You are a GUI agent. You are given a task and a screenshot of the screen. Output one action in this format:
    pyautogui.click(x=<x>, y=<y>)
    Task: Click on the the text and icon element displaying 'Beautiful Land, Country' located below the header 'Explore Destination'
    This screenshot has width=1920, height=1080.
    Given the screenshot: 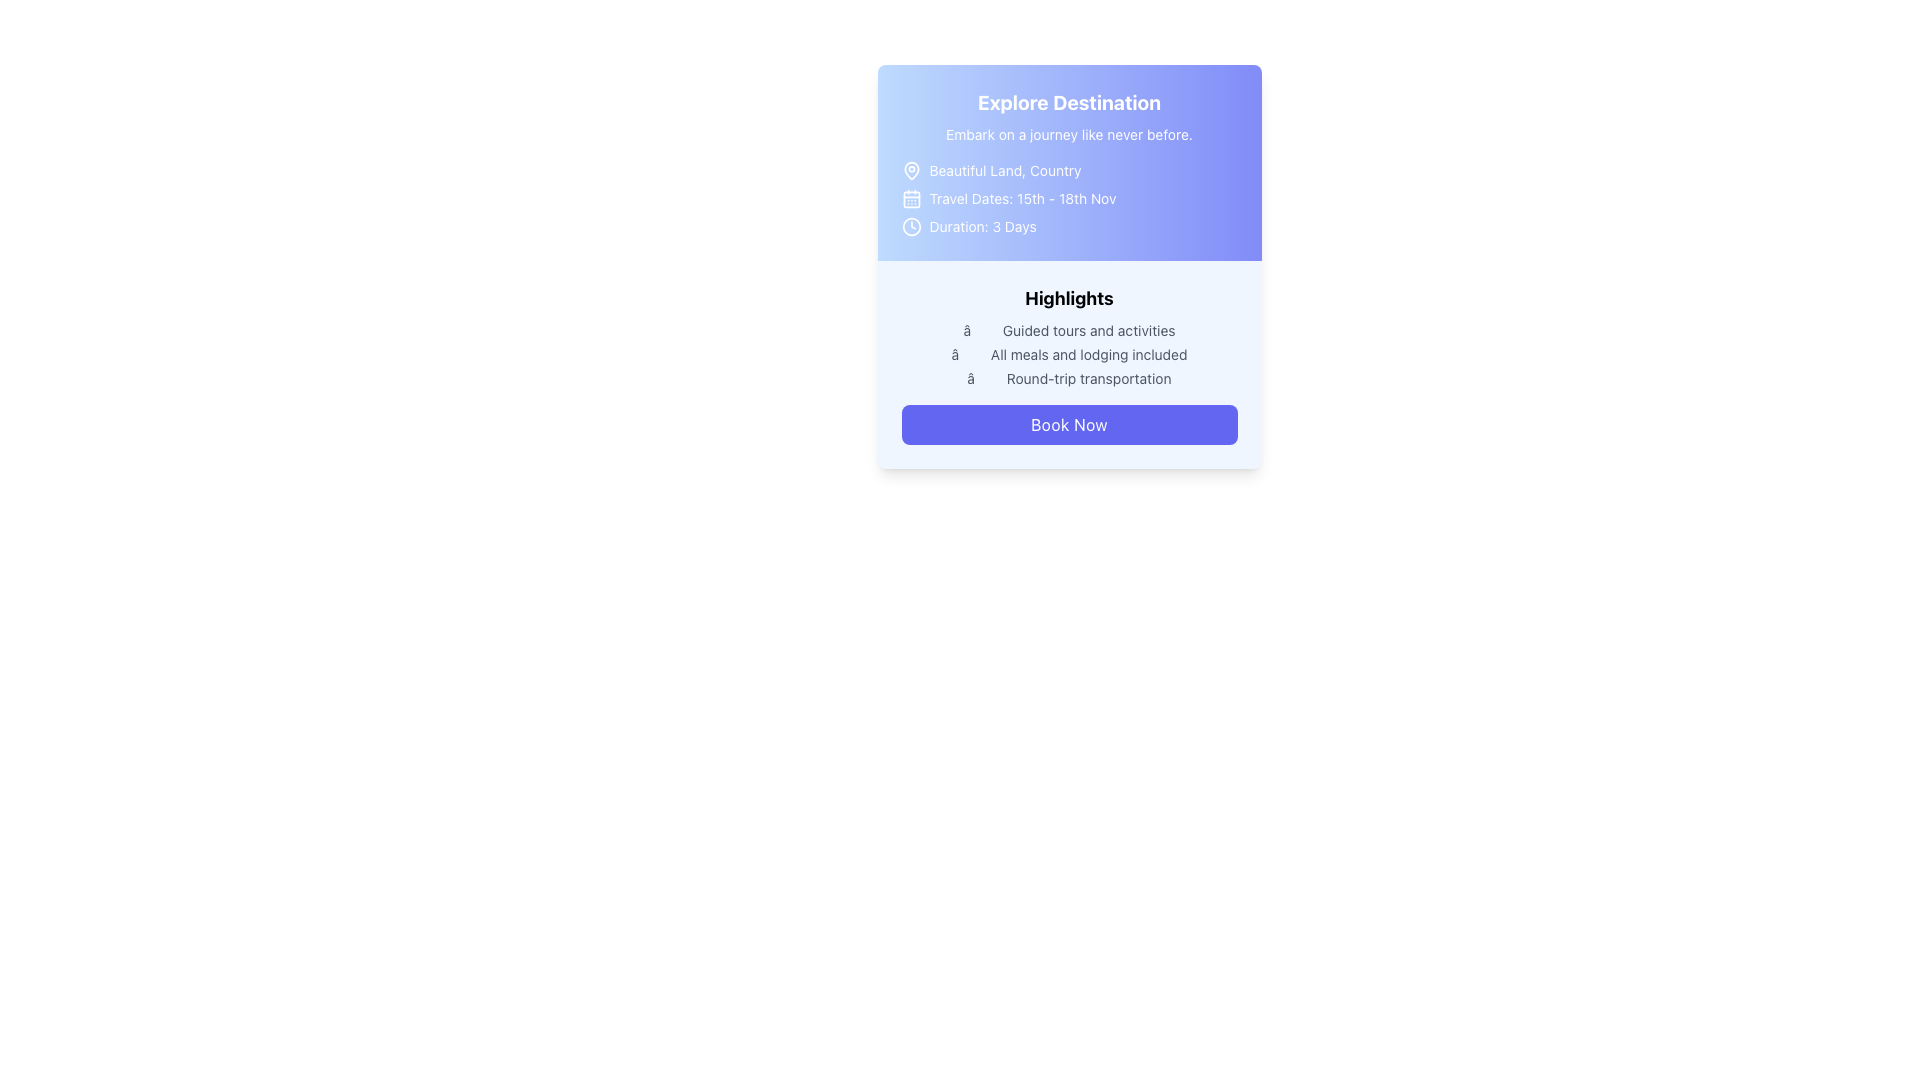 What is the action you would take?
    pyautogui.click(x=1068, y=169)
    